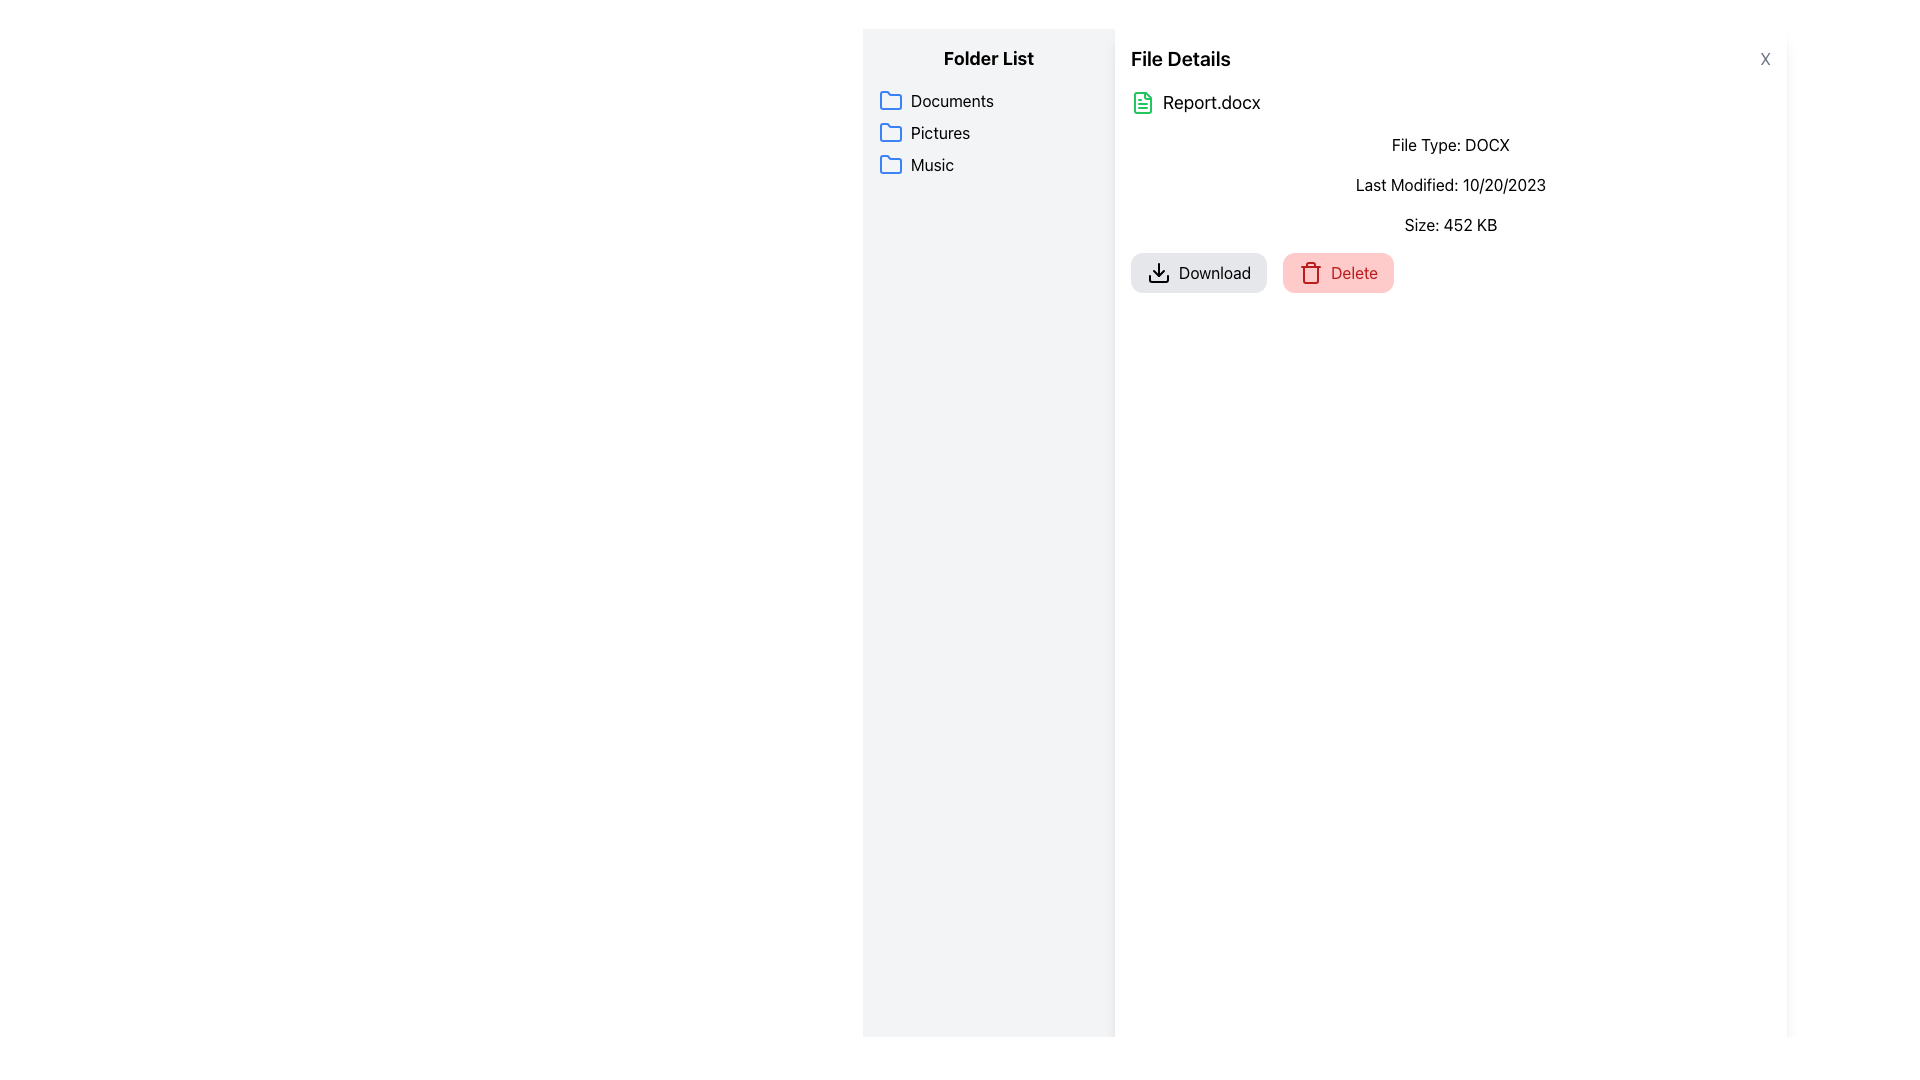  I want to click on the 'Download' button with a light gray background and a downward arrow icon to initiate a download action, so click(1199, 273).